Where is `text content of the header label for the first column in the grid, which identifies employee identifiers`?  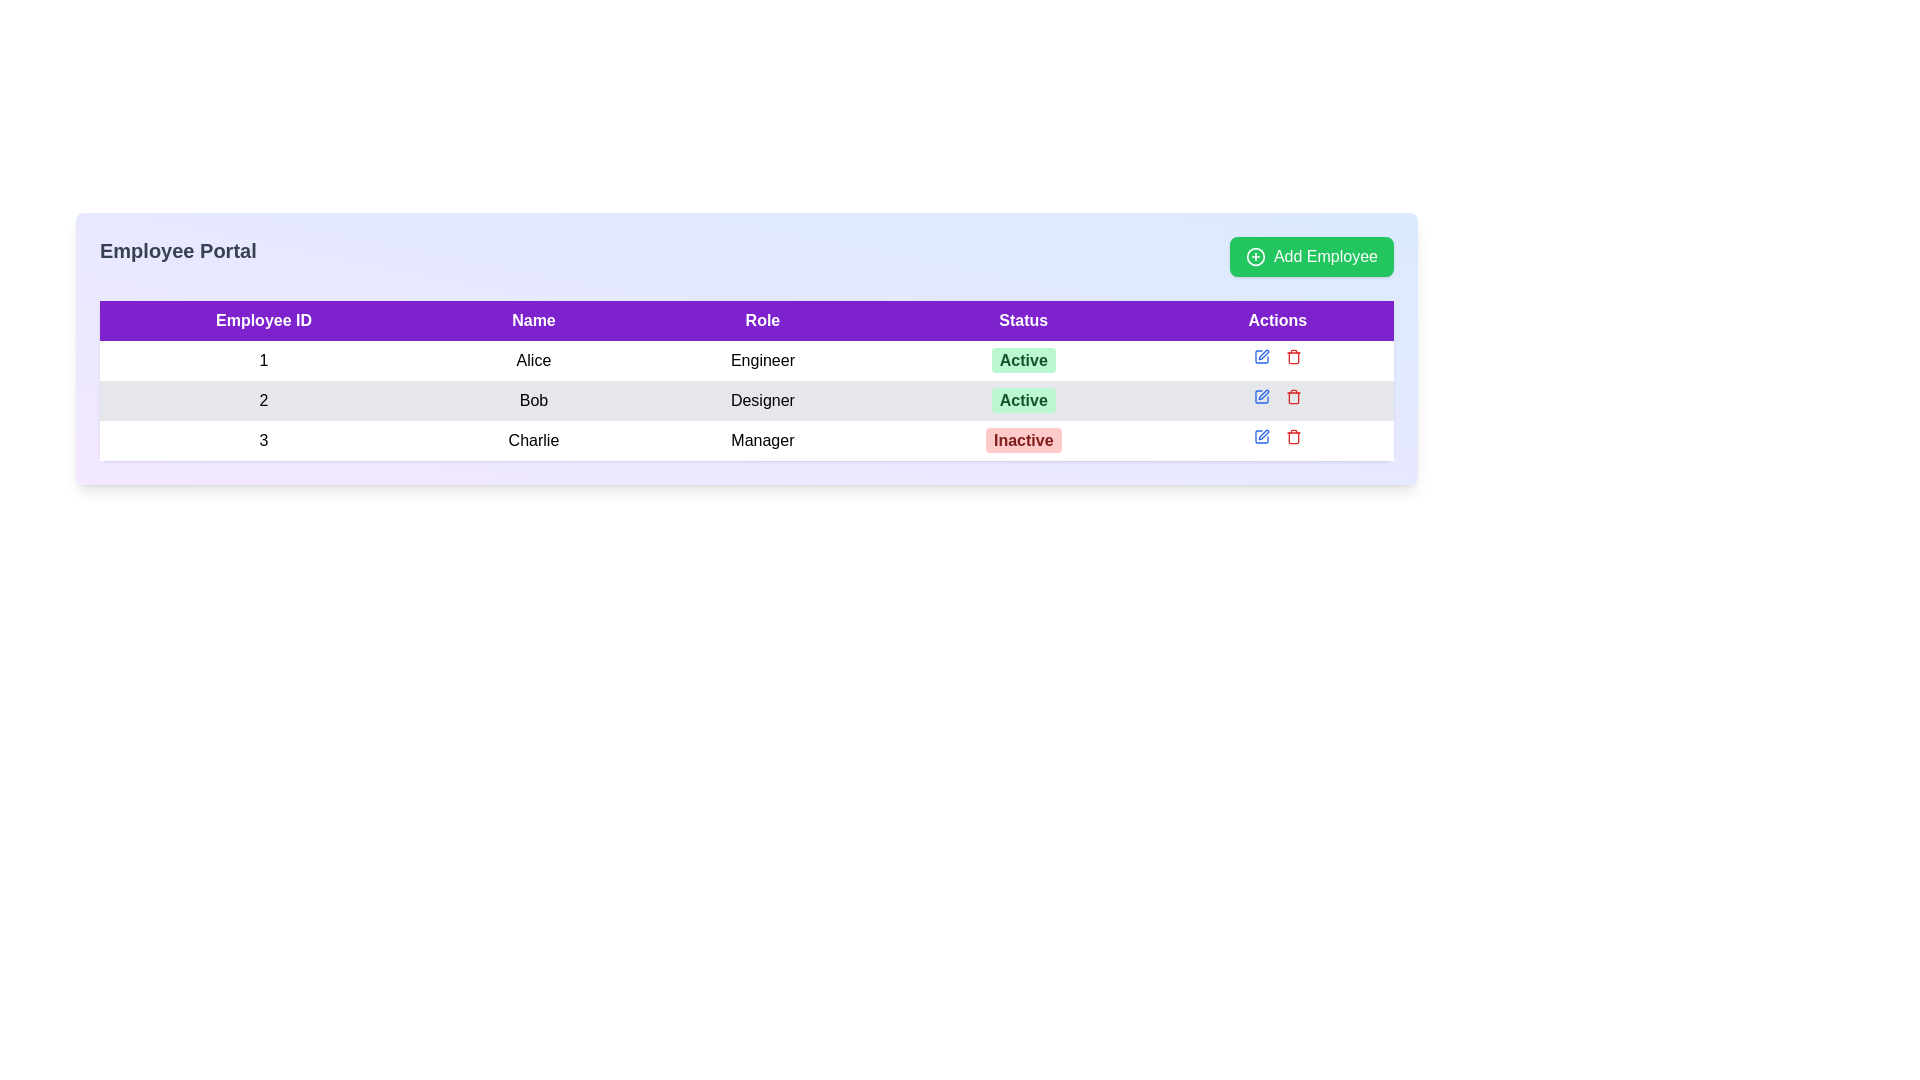 text content of the header label for the first column in the grid, which identifies employee identifiers is located at coordinates (263, 319).